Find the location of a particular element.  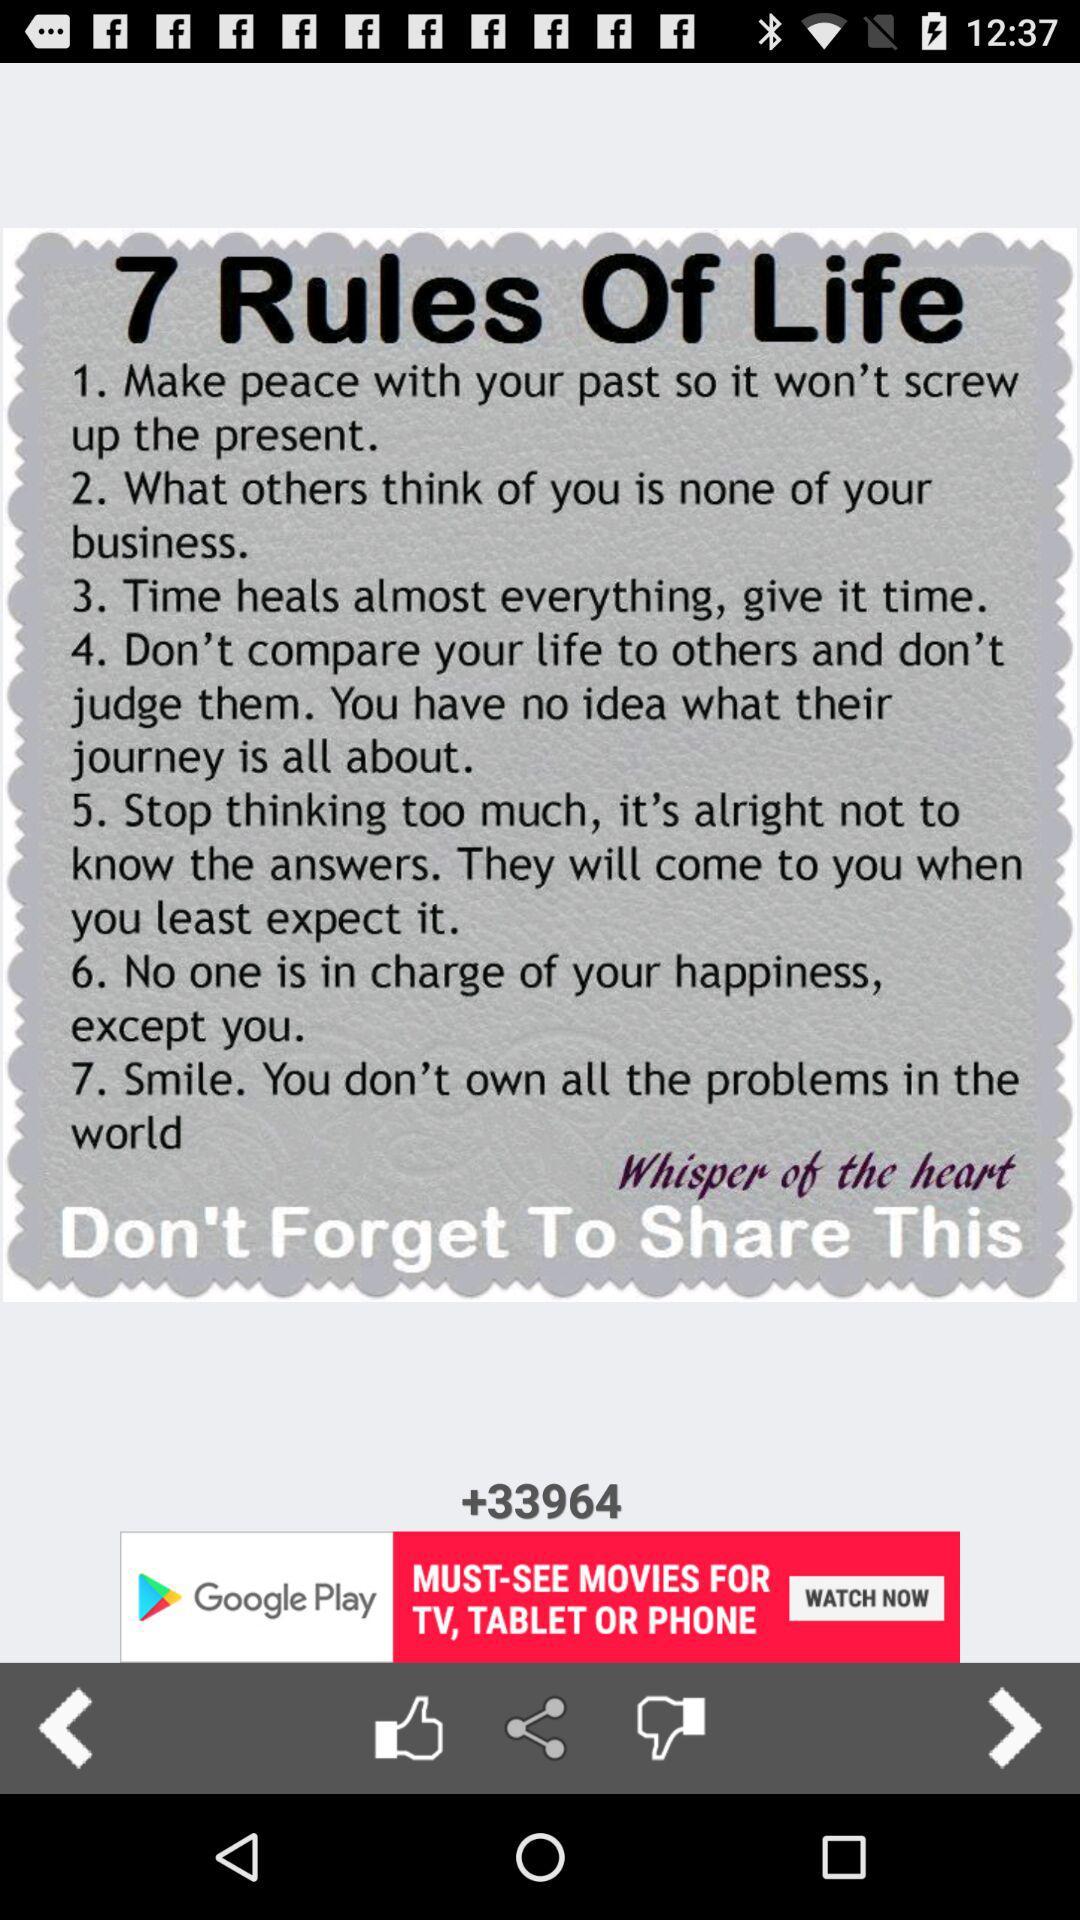

previous is located at coordinates (64, 1727).